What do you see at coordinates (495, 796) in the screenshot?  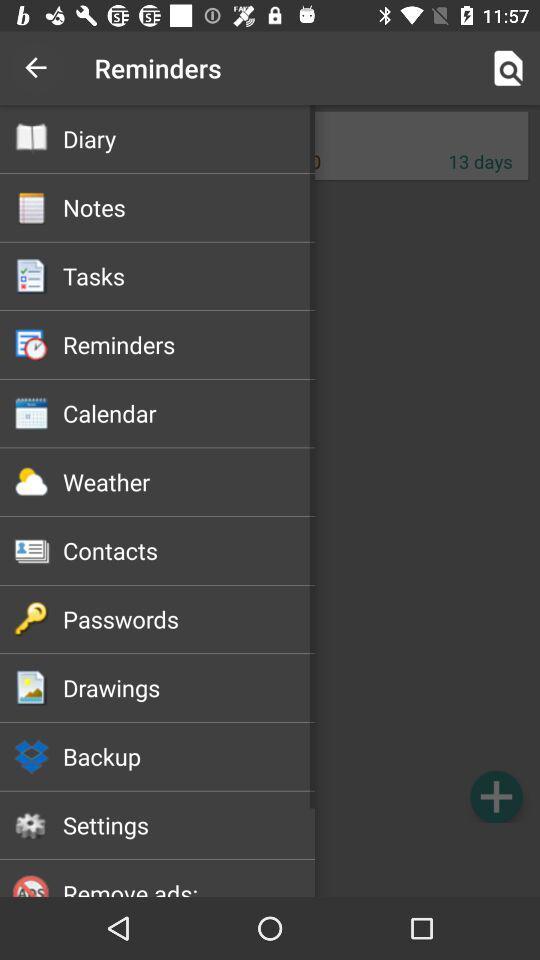 I see `the add icon` at bounding box center [495, 796].